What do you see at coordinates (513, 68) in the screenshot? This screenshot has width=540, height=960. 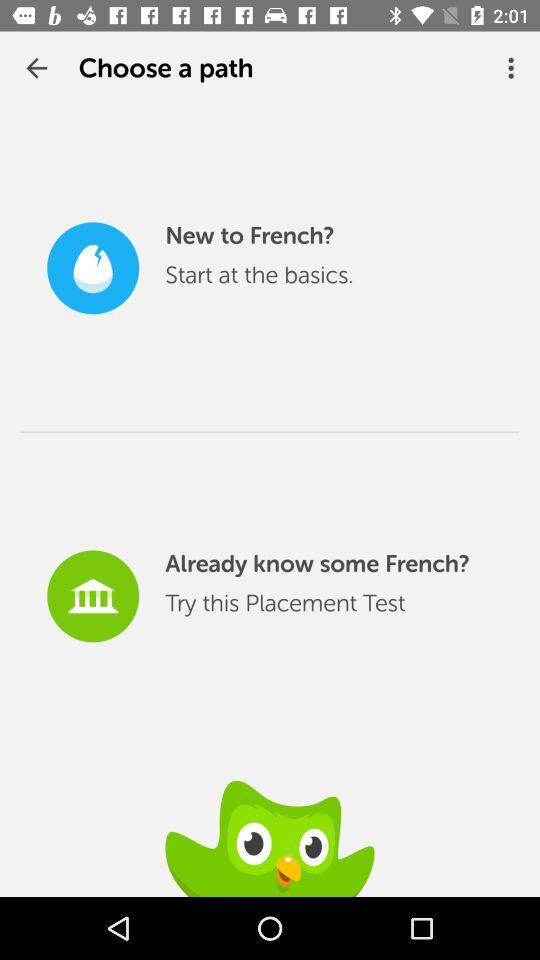 I see `icon at the top right corner` at bounding box center [513, 68].